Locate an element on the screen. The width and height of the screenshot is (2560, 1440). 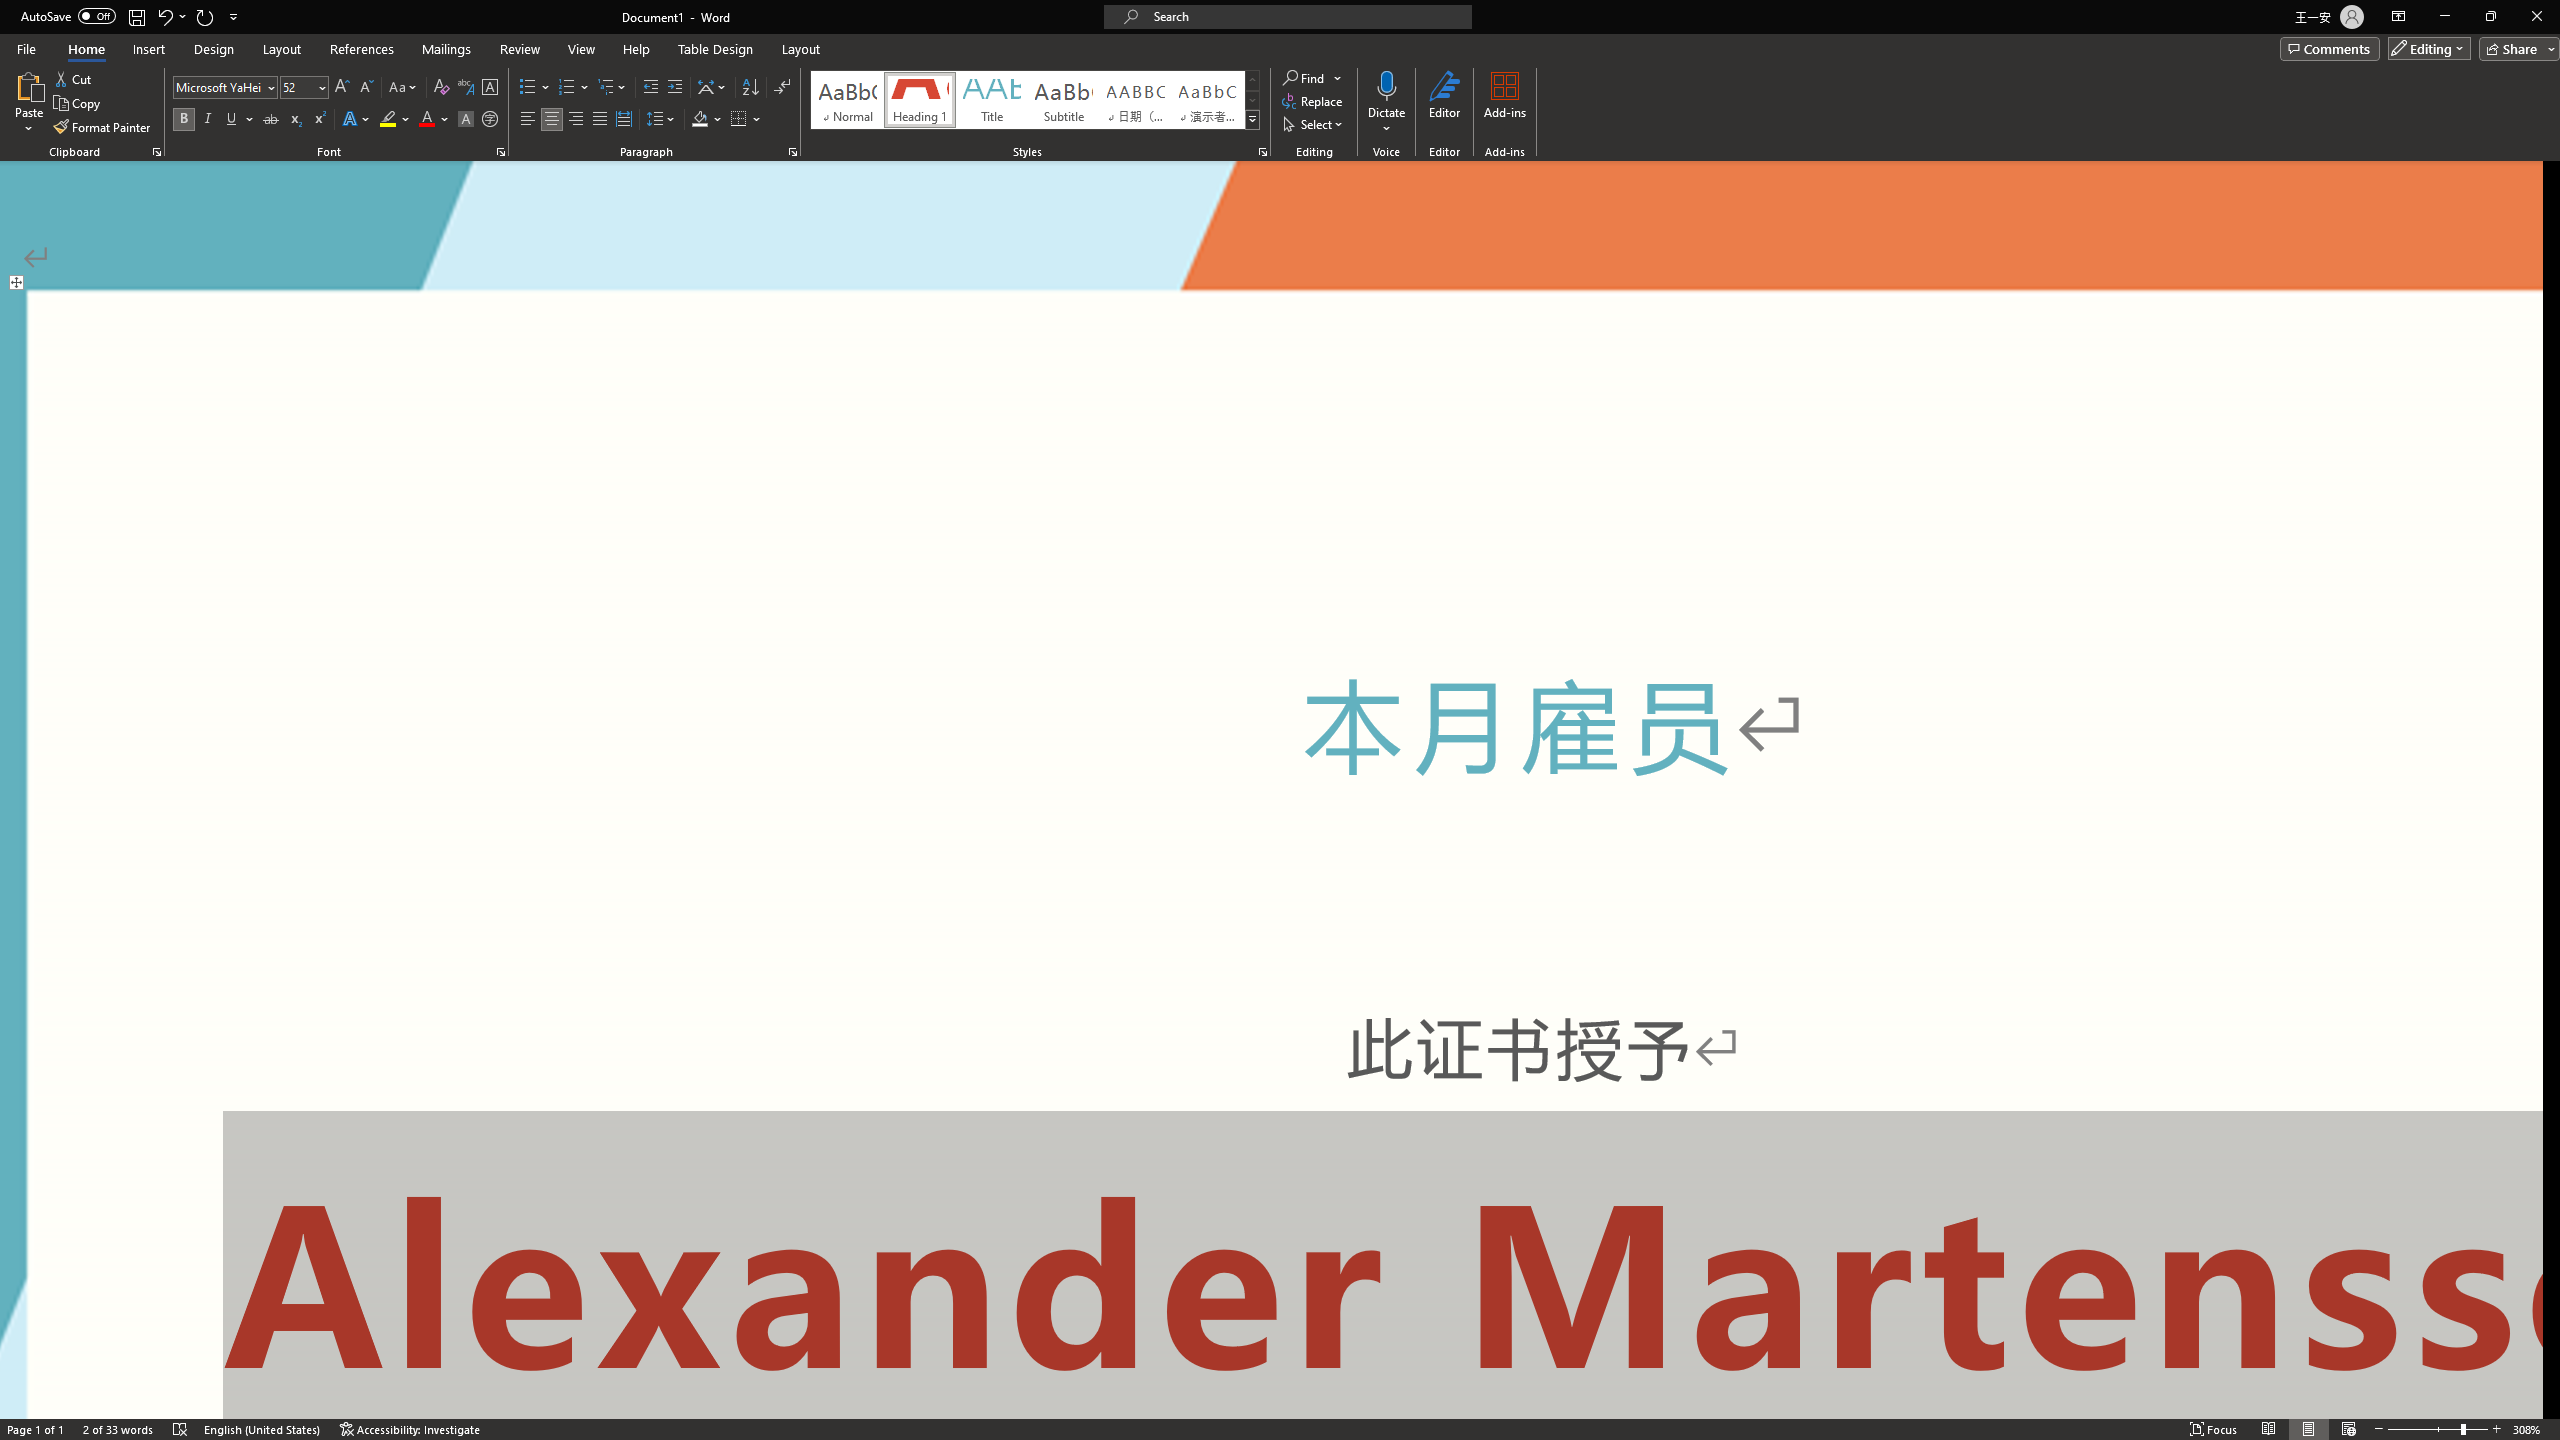
'Spelling and Grammar Check No Errors' is located at coordinates (184, 1389).